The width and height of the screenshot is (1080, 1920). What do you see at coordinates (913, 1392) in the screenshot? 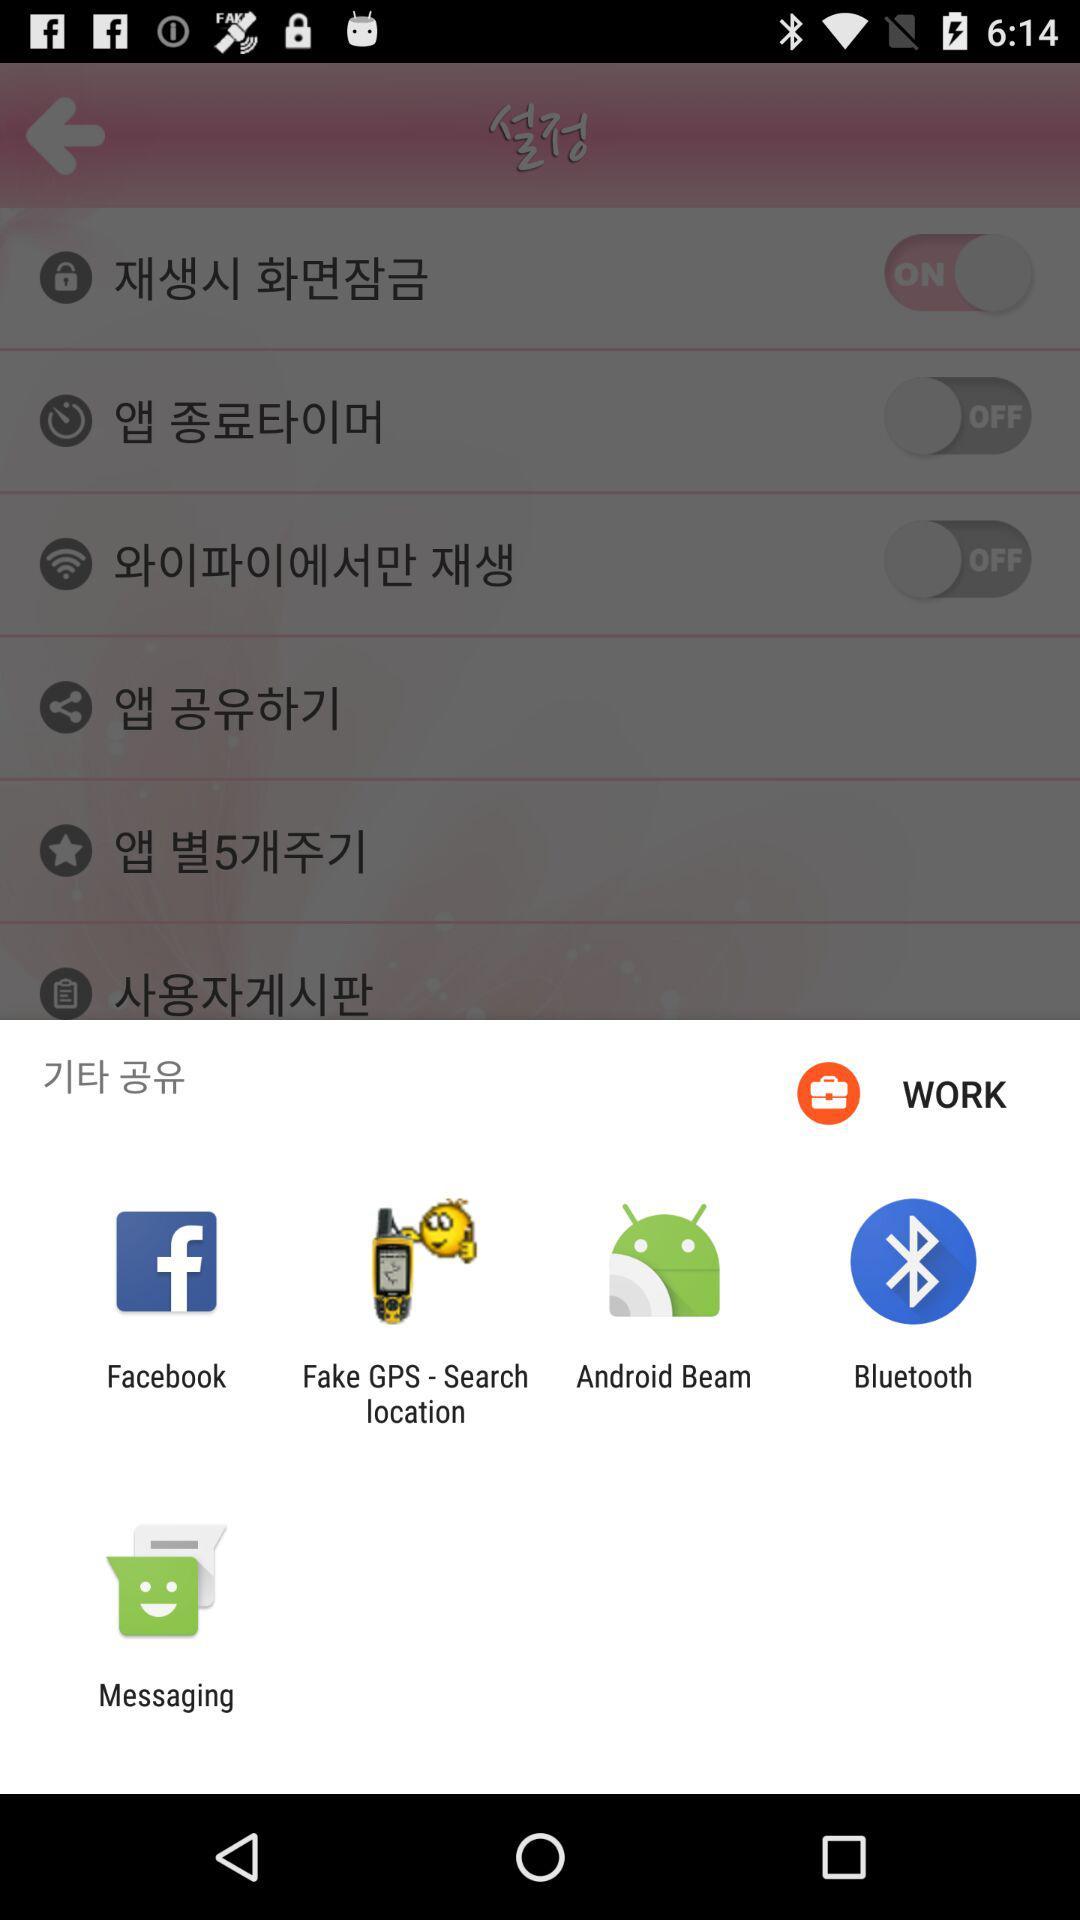
I see `item at the bottom right corner` at bounding box center [913, 1392].